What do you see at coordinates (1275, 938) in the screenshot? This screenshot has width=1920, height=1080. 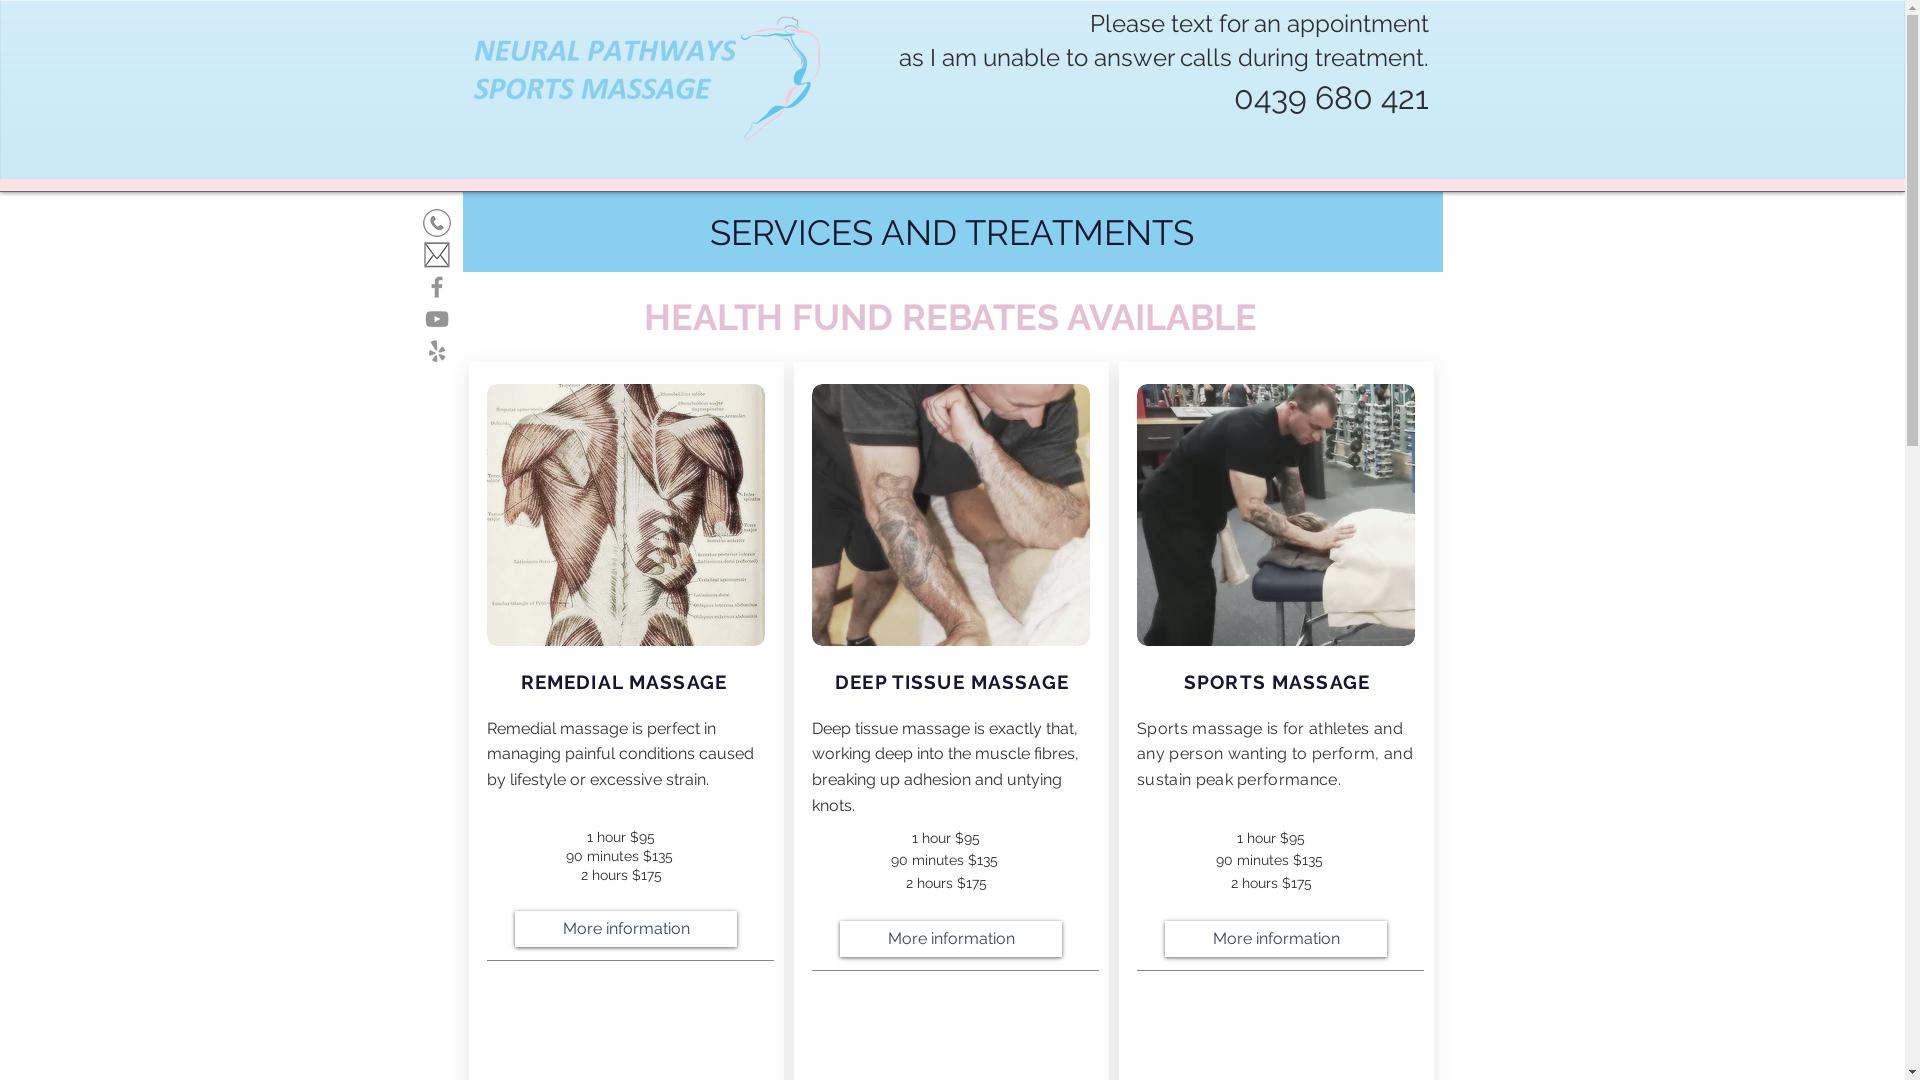 I see `'More information'` at bounding box center [1275, 938].